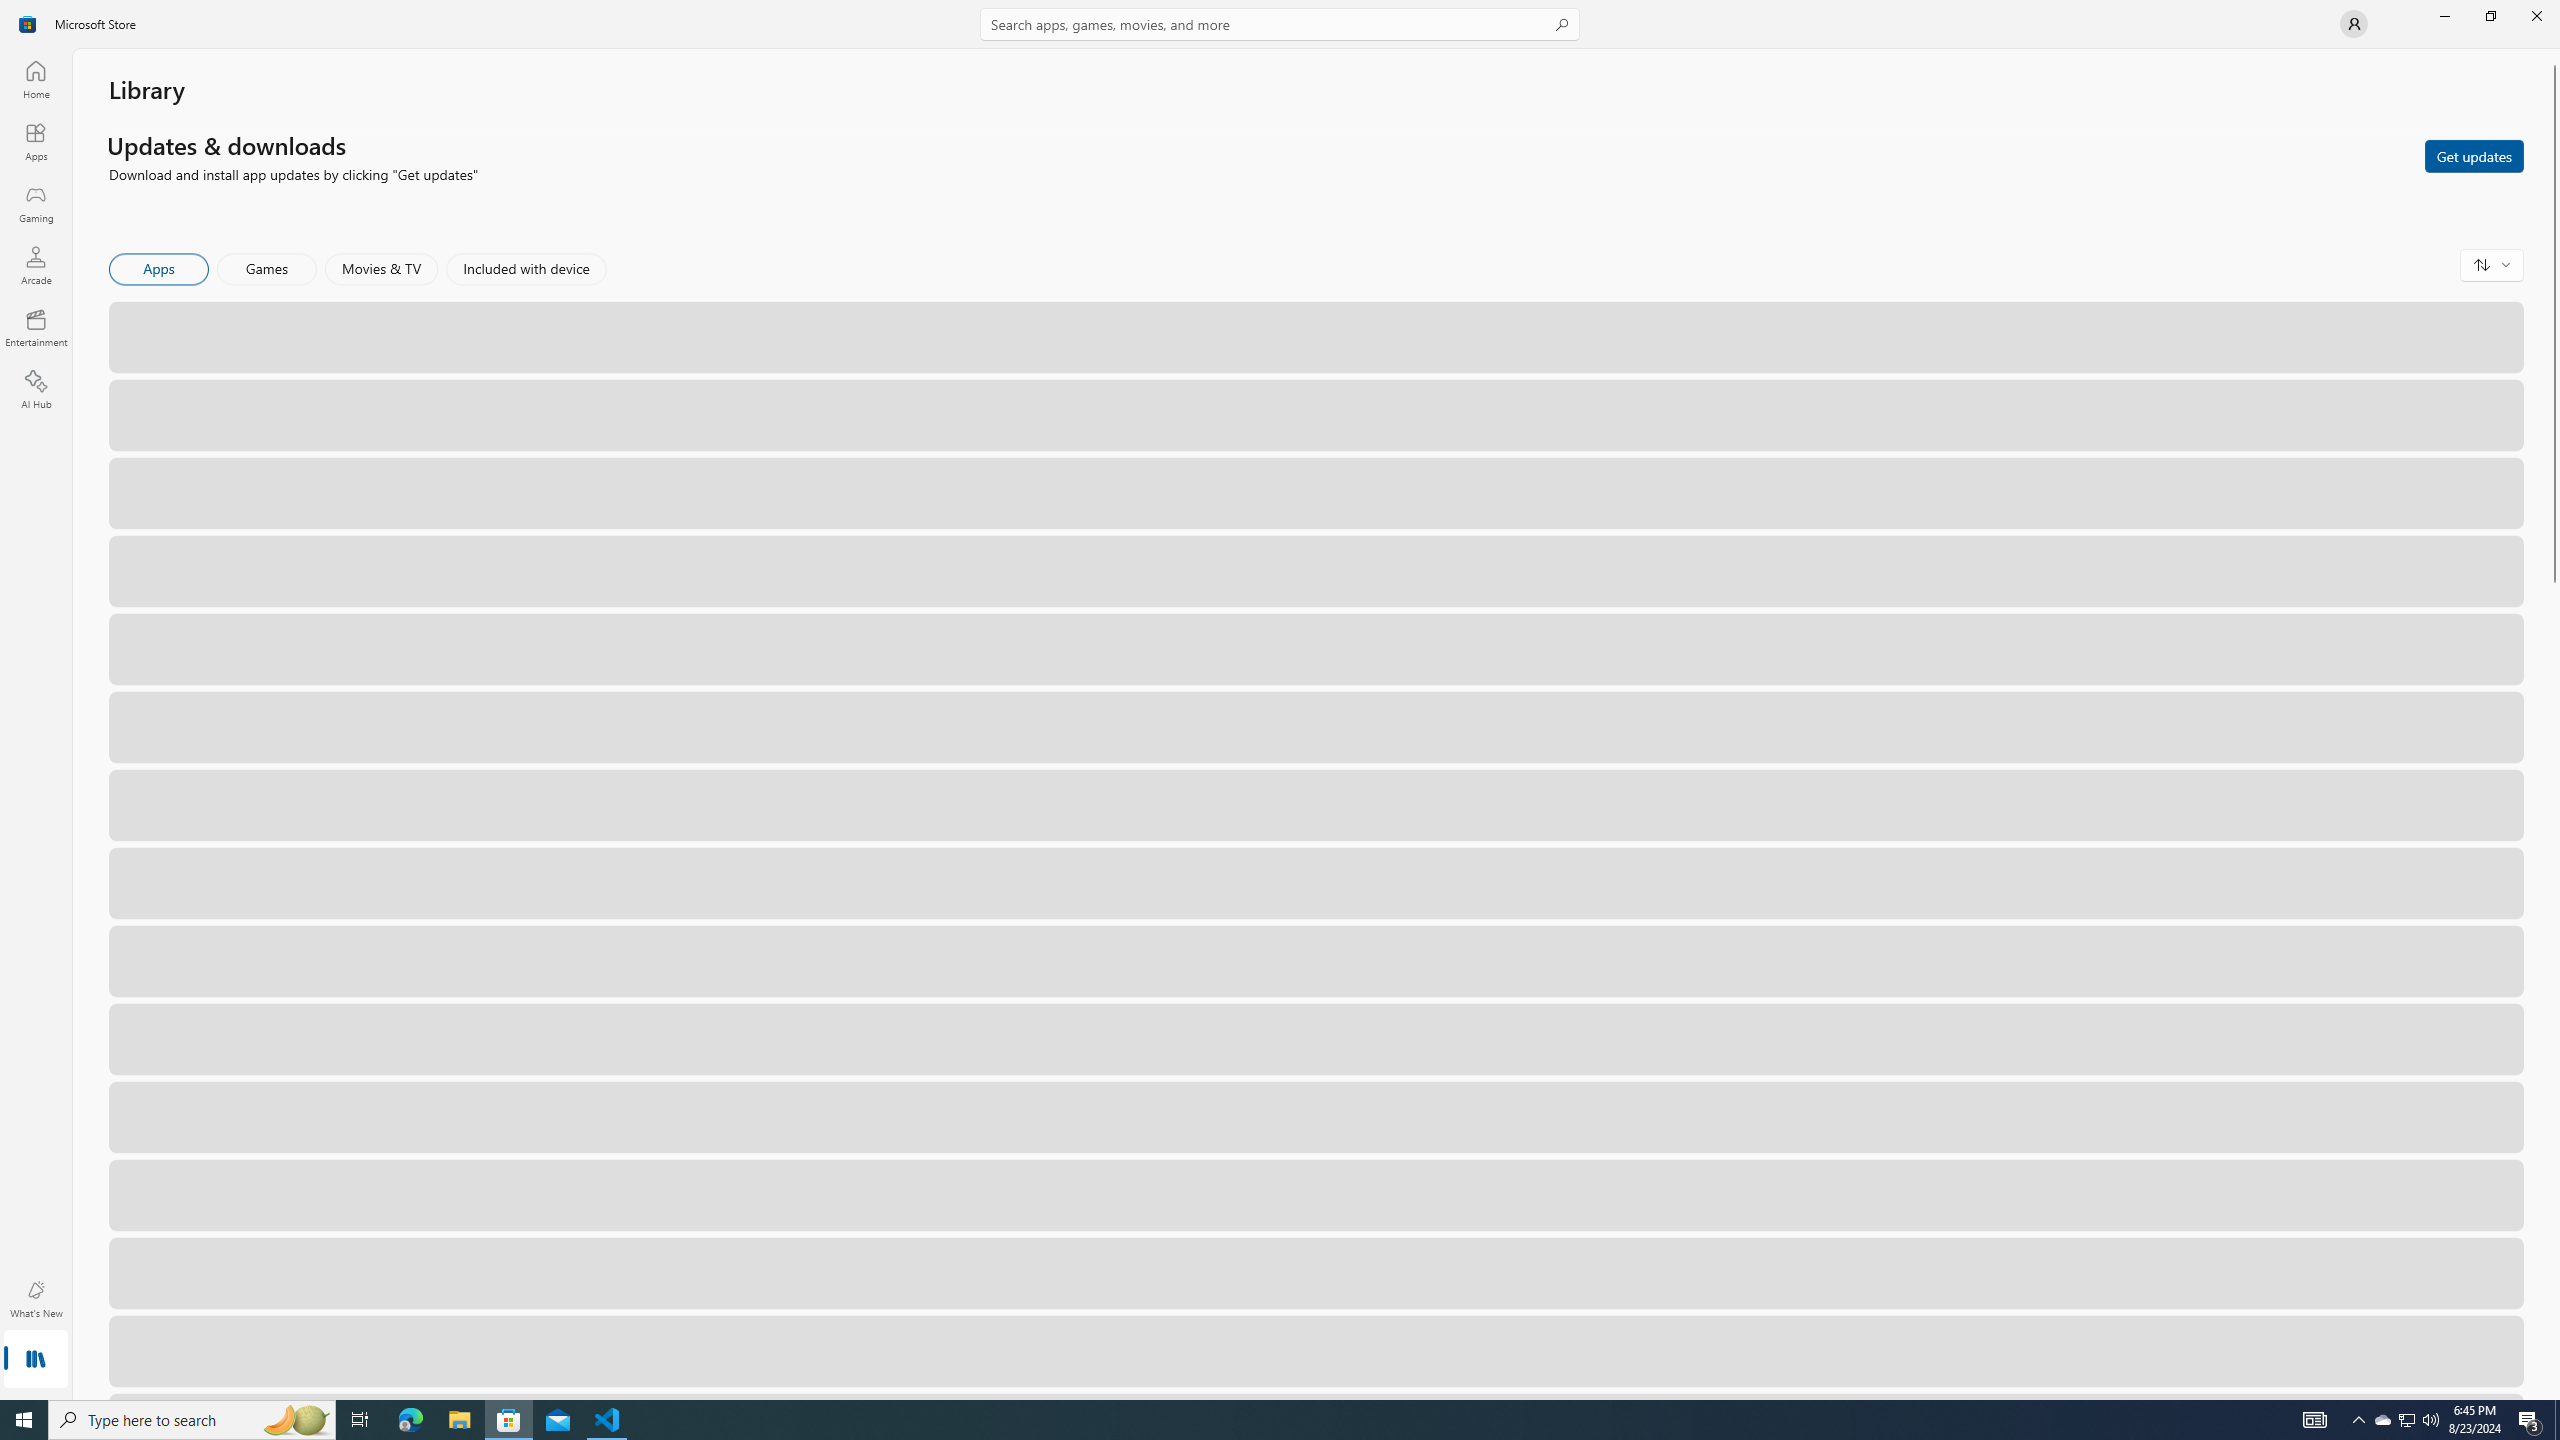 The width and height of the screenshot is (2560, 1440). What do you see at coordinates (2490, 15) in the screenshot?
I see `'Restore Microsoft Store'` at bounding box center [2490, 15].